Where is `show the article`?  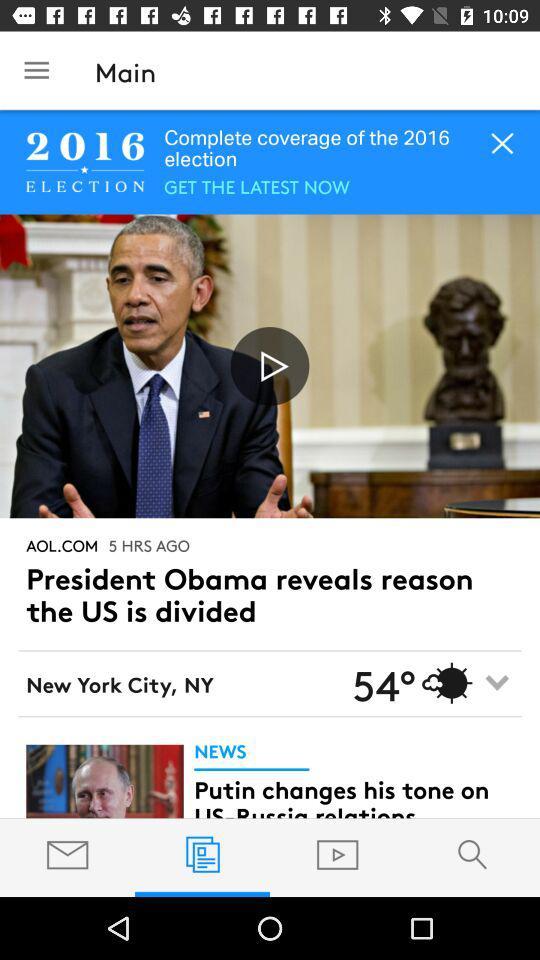
show the article is located at coordinates (104, 781).